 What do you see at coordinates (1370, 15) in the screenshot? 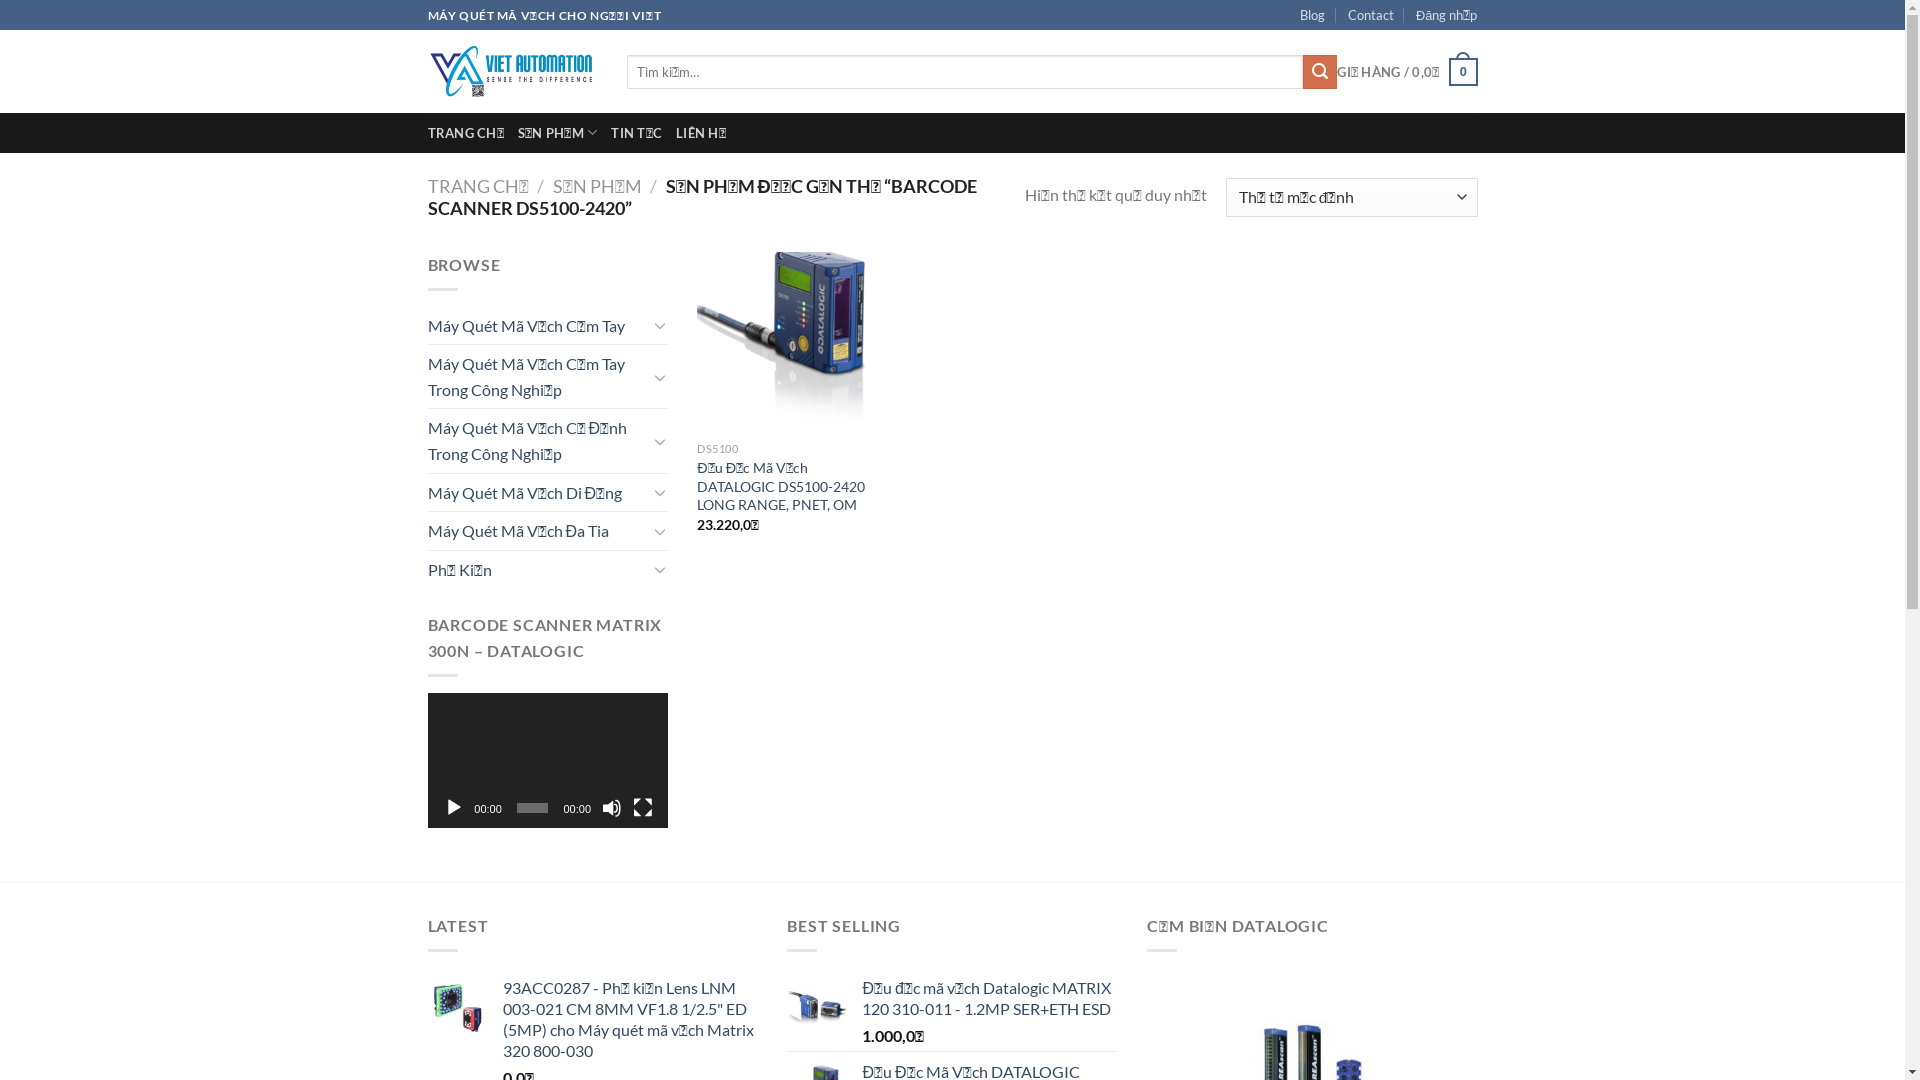
I see `'Contact'` at bounding box center [1370, 15].